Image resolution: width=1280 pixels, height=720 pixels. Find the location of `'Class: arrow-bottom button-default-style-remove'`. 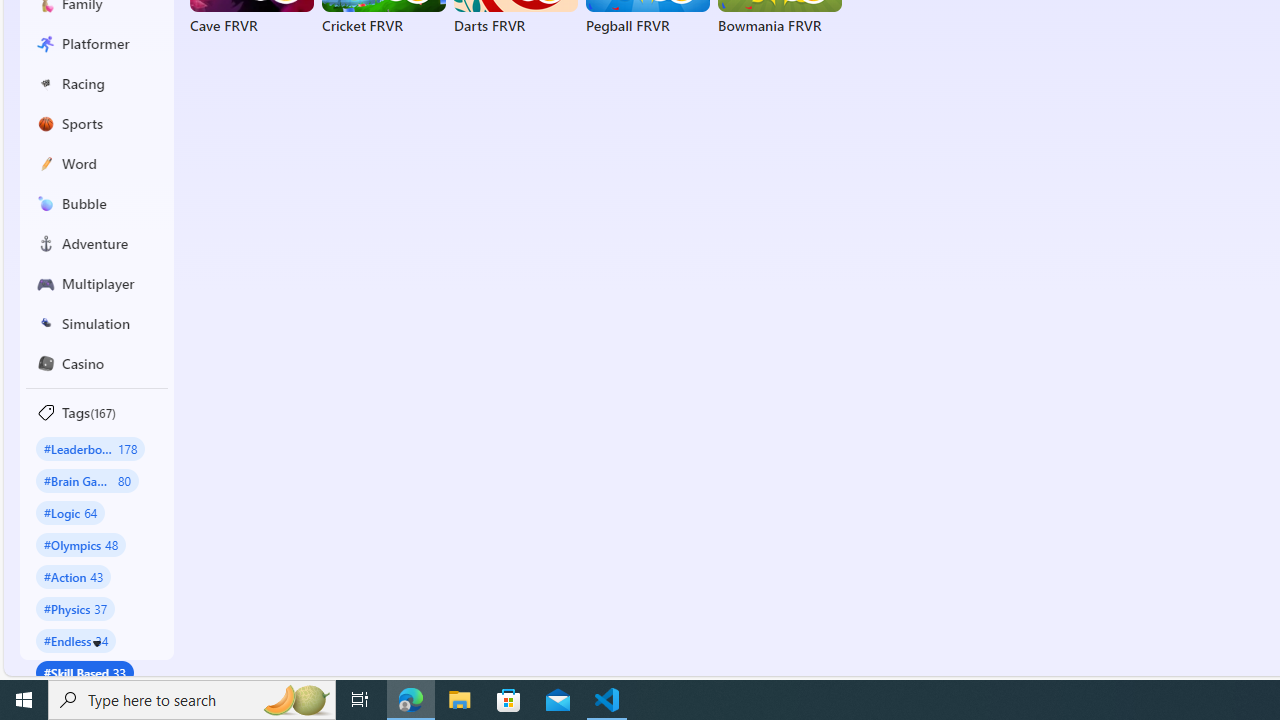

'Class: arrow-bottom button-default-style-remove' is located at coordinates (96, 644).